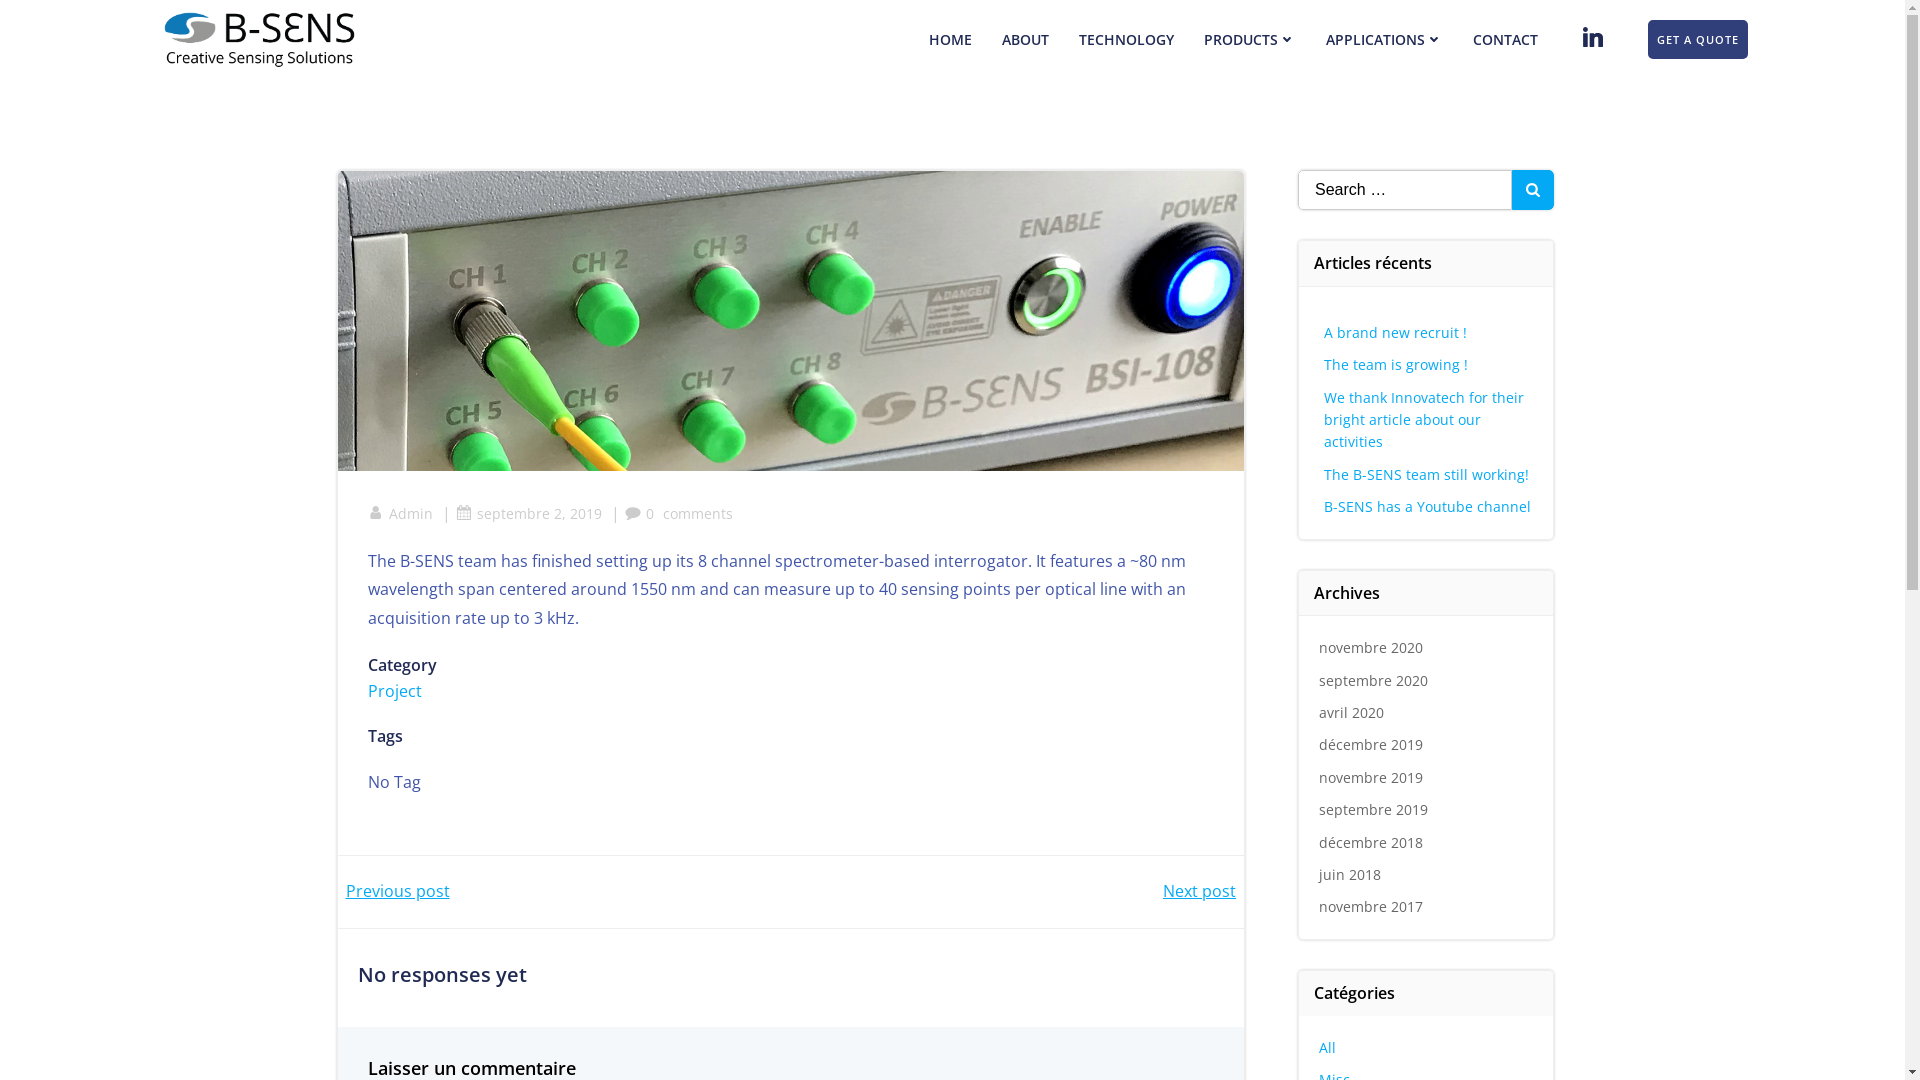 The height and width of the screenshot is (1080, 1920). Describe the element at coordinates (1697, 39) in the screenshot. I see `'GET A QUOTE'` at that location.